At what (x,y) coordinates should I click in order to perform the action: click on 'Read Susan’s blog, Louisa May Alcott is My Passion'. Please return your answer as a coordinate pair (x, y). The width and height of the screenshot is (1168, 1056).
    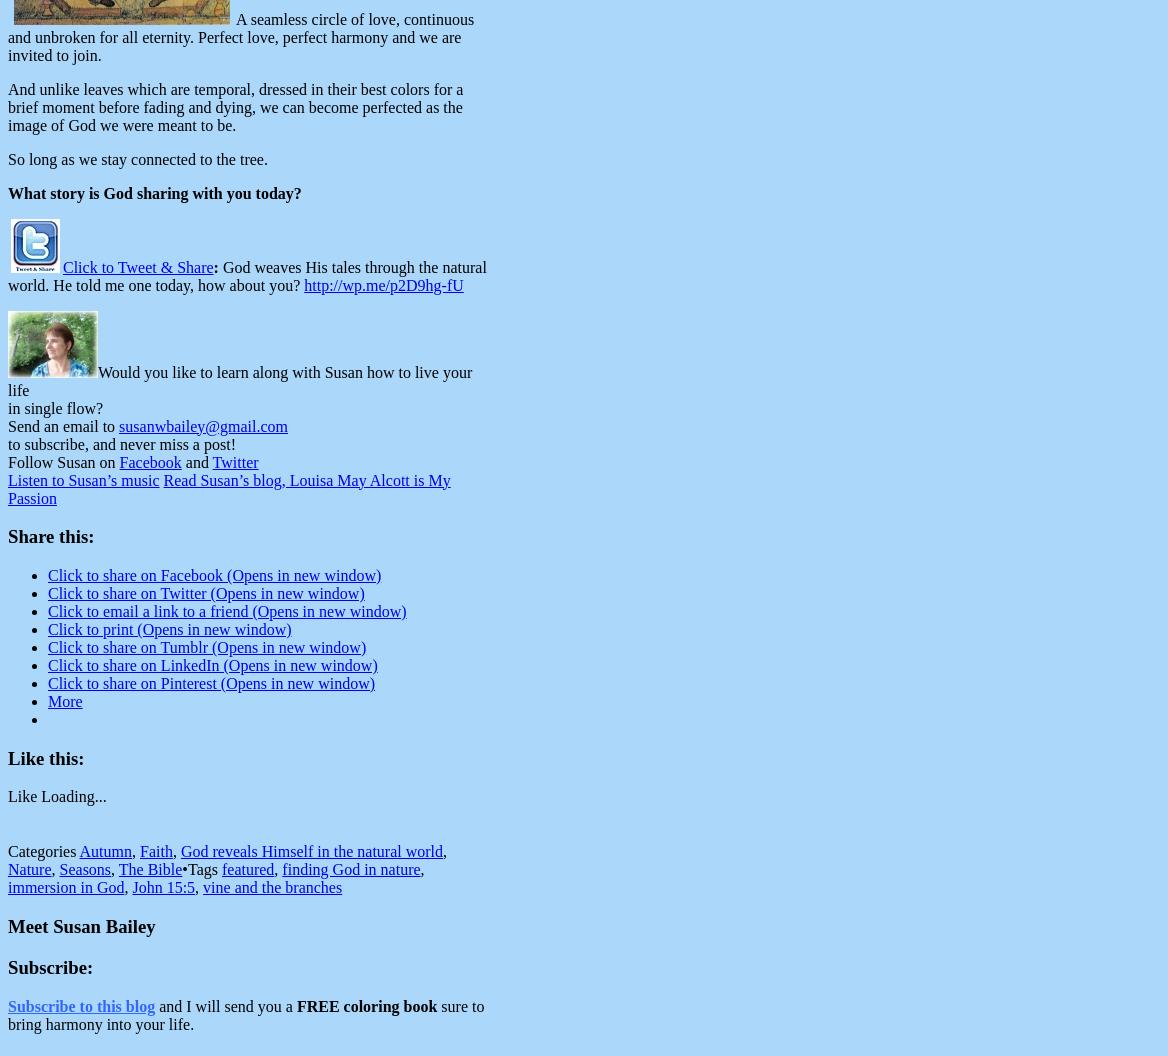
    Looking at the image, I should click on (228, 487).